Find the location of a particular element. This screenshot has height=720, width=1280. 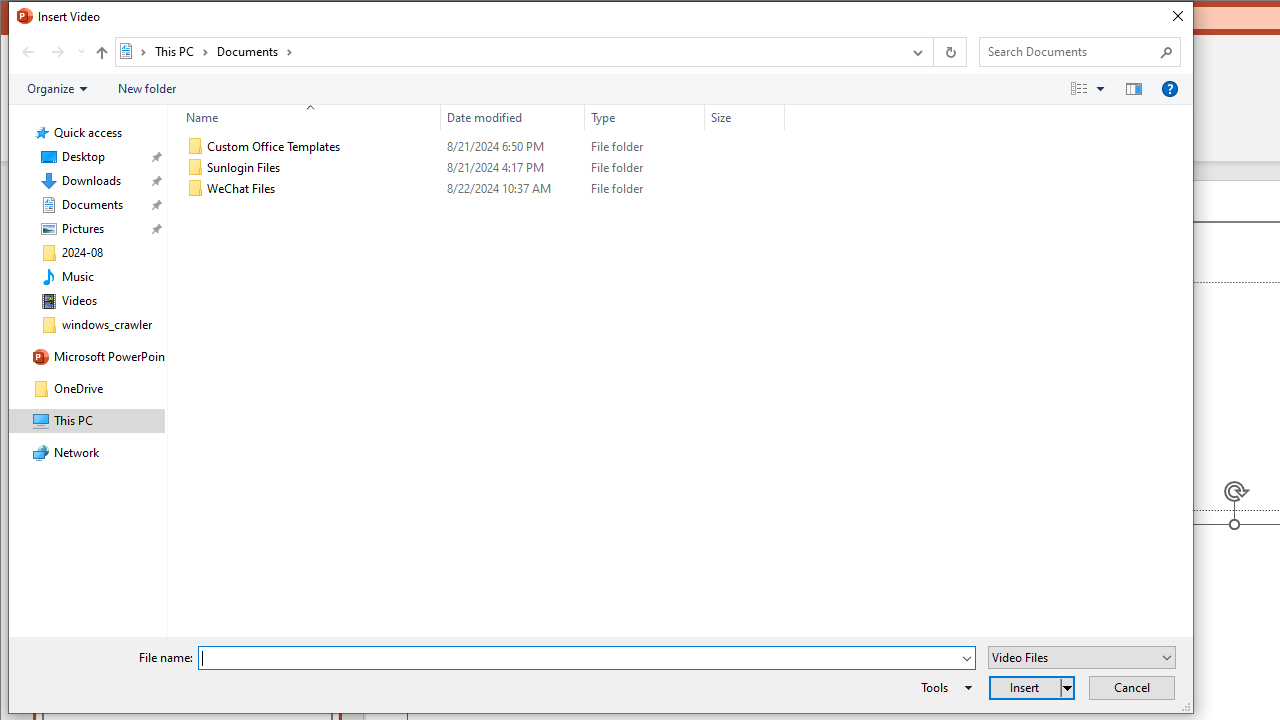

'Tools' is located at coordinates (942, 686).